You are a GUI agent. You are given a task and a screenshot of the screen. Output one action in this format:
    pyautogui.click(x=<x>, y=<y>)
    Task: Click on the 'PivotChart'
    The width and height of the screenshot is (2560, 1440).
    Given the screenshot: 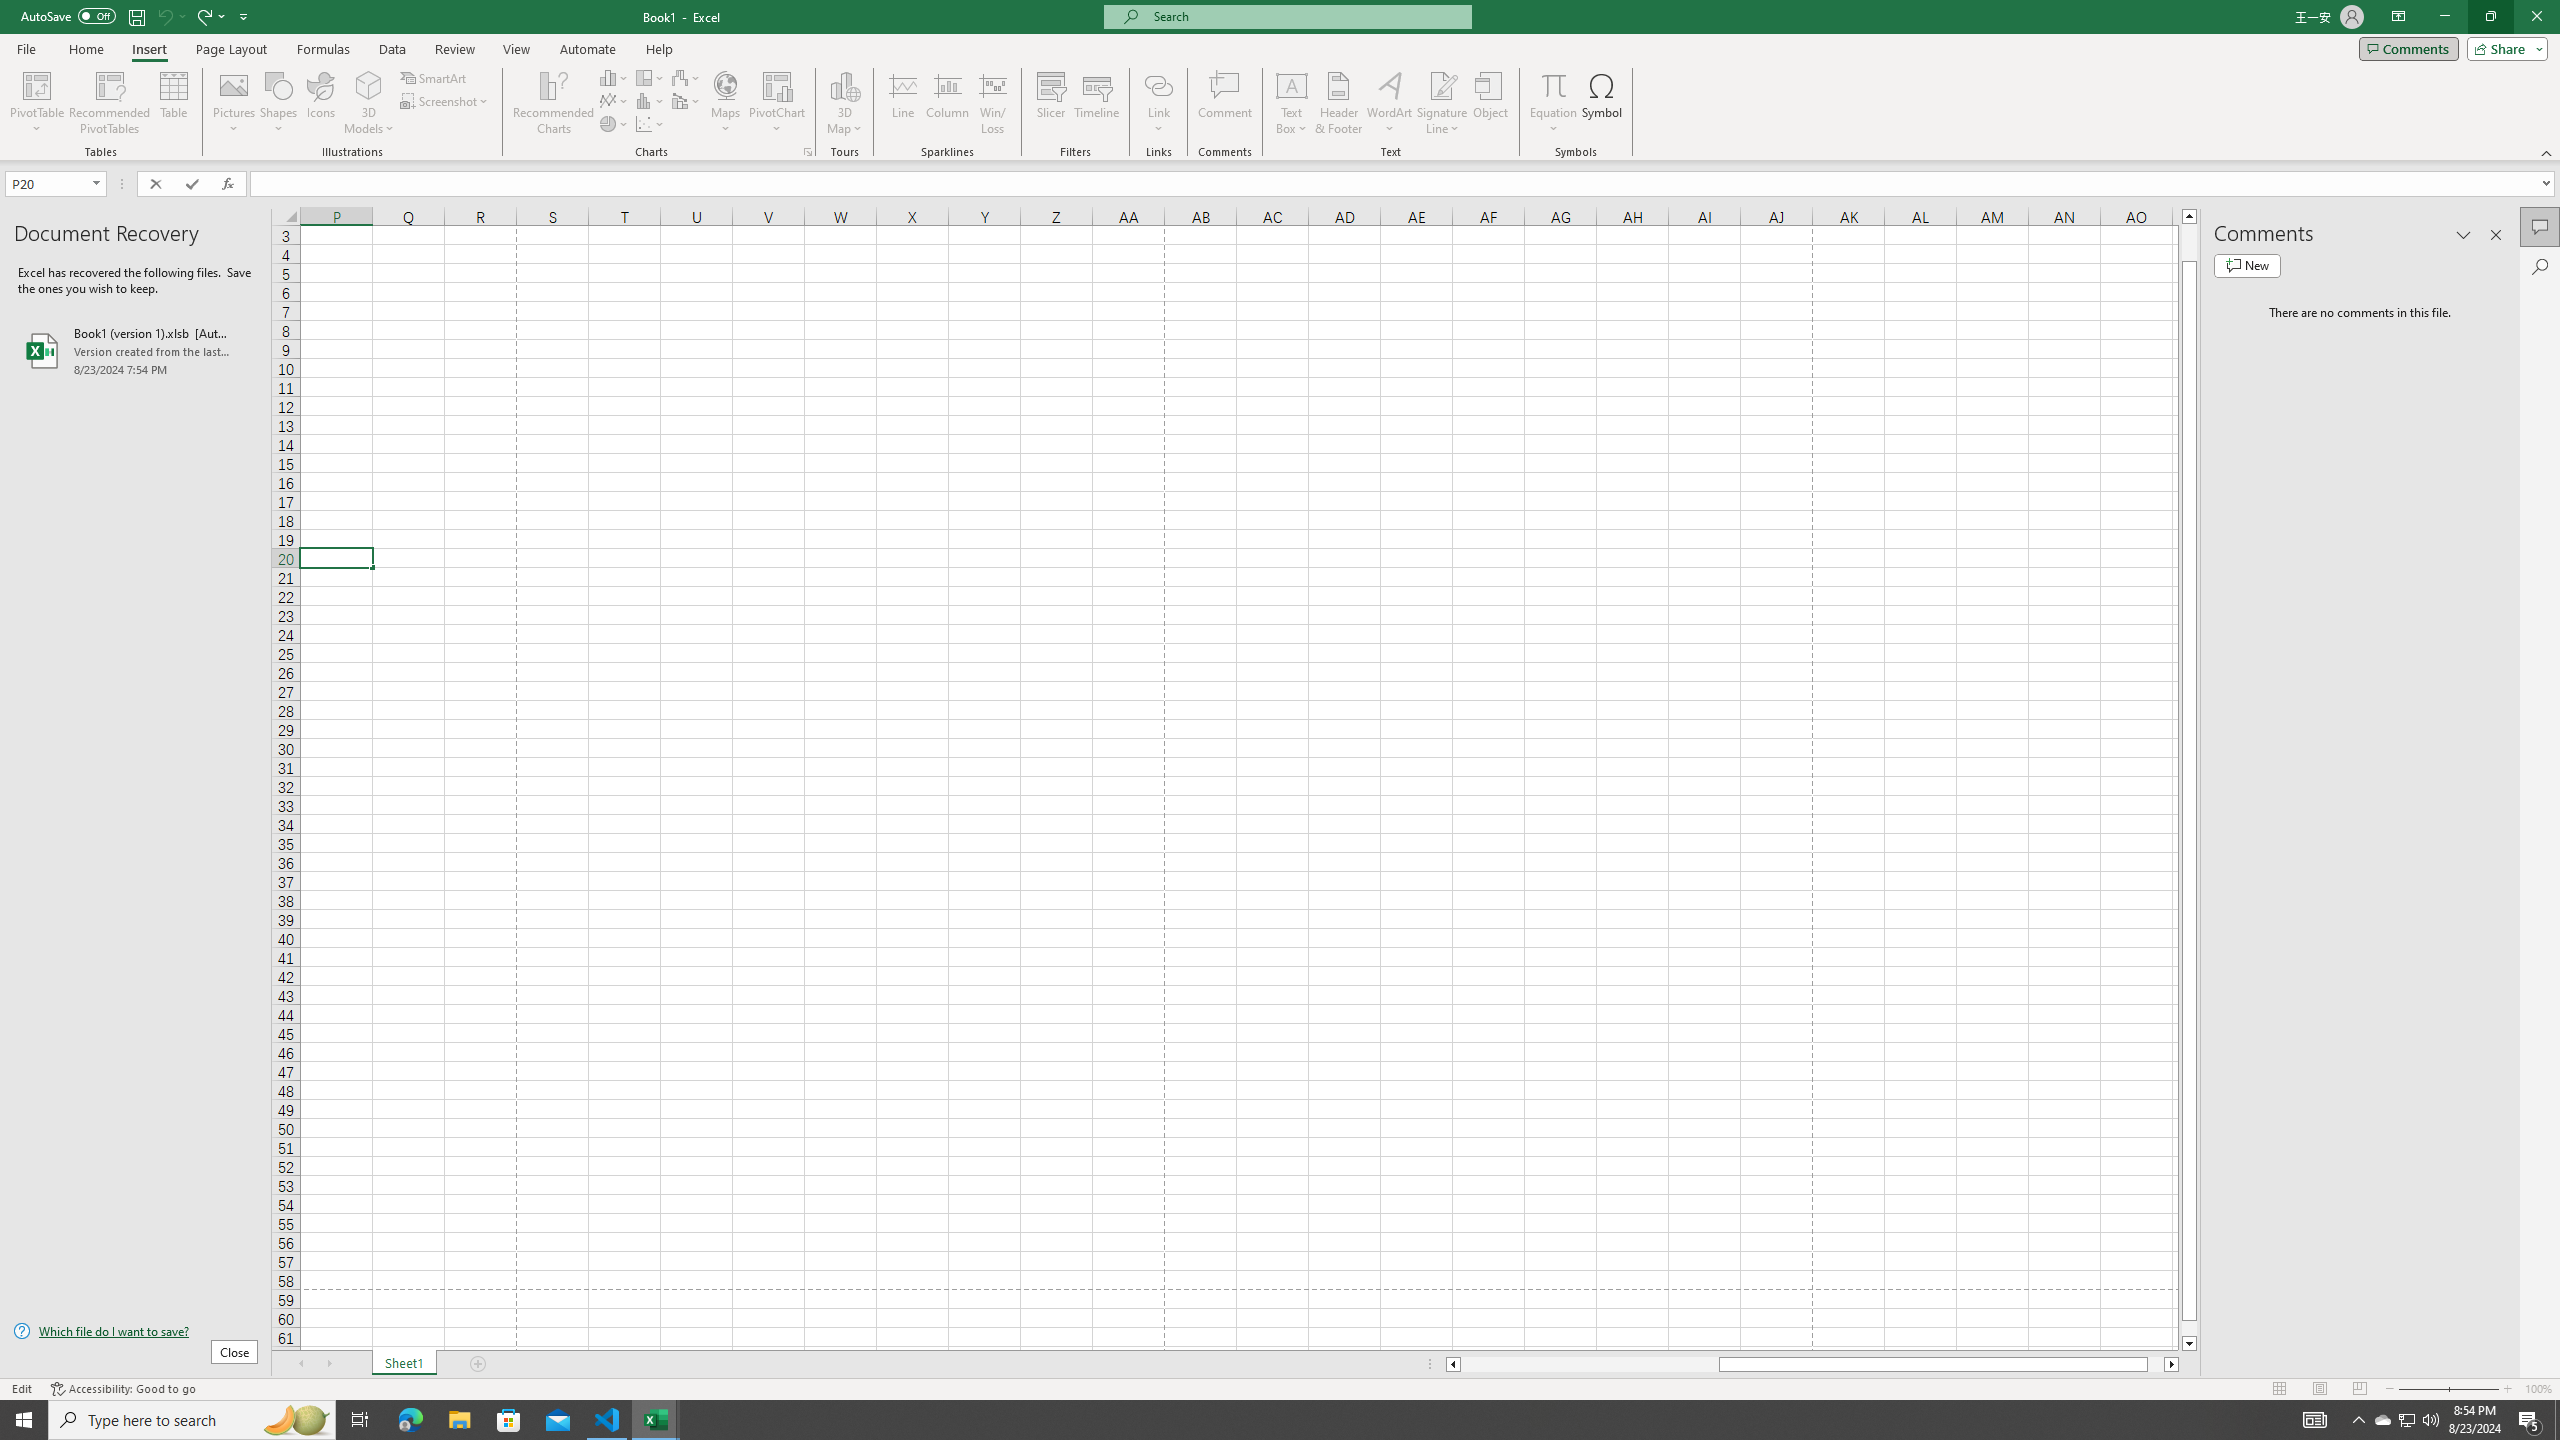 What is the action you would take?
    pyautogui.click(x=778, y=84)
    